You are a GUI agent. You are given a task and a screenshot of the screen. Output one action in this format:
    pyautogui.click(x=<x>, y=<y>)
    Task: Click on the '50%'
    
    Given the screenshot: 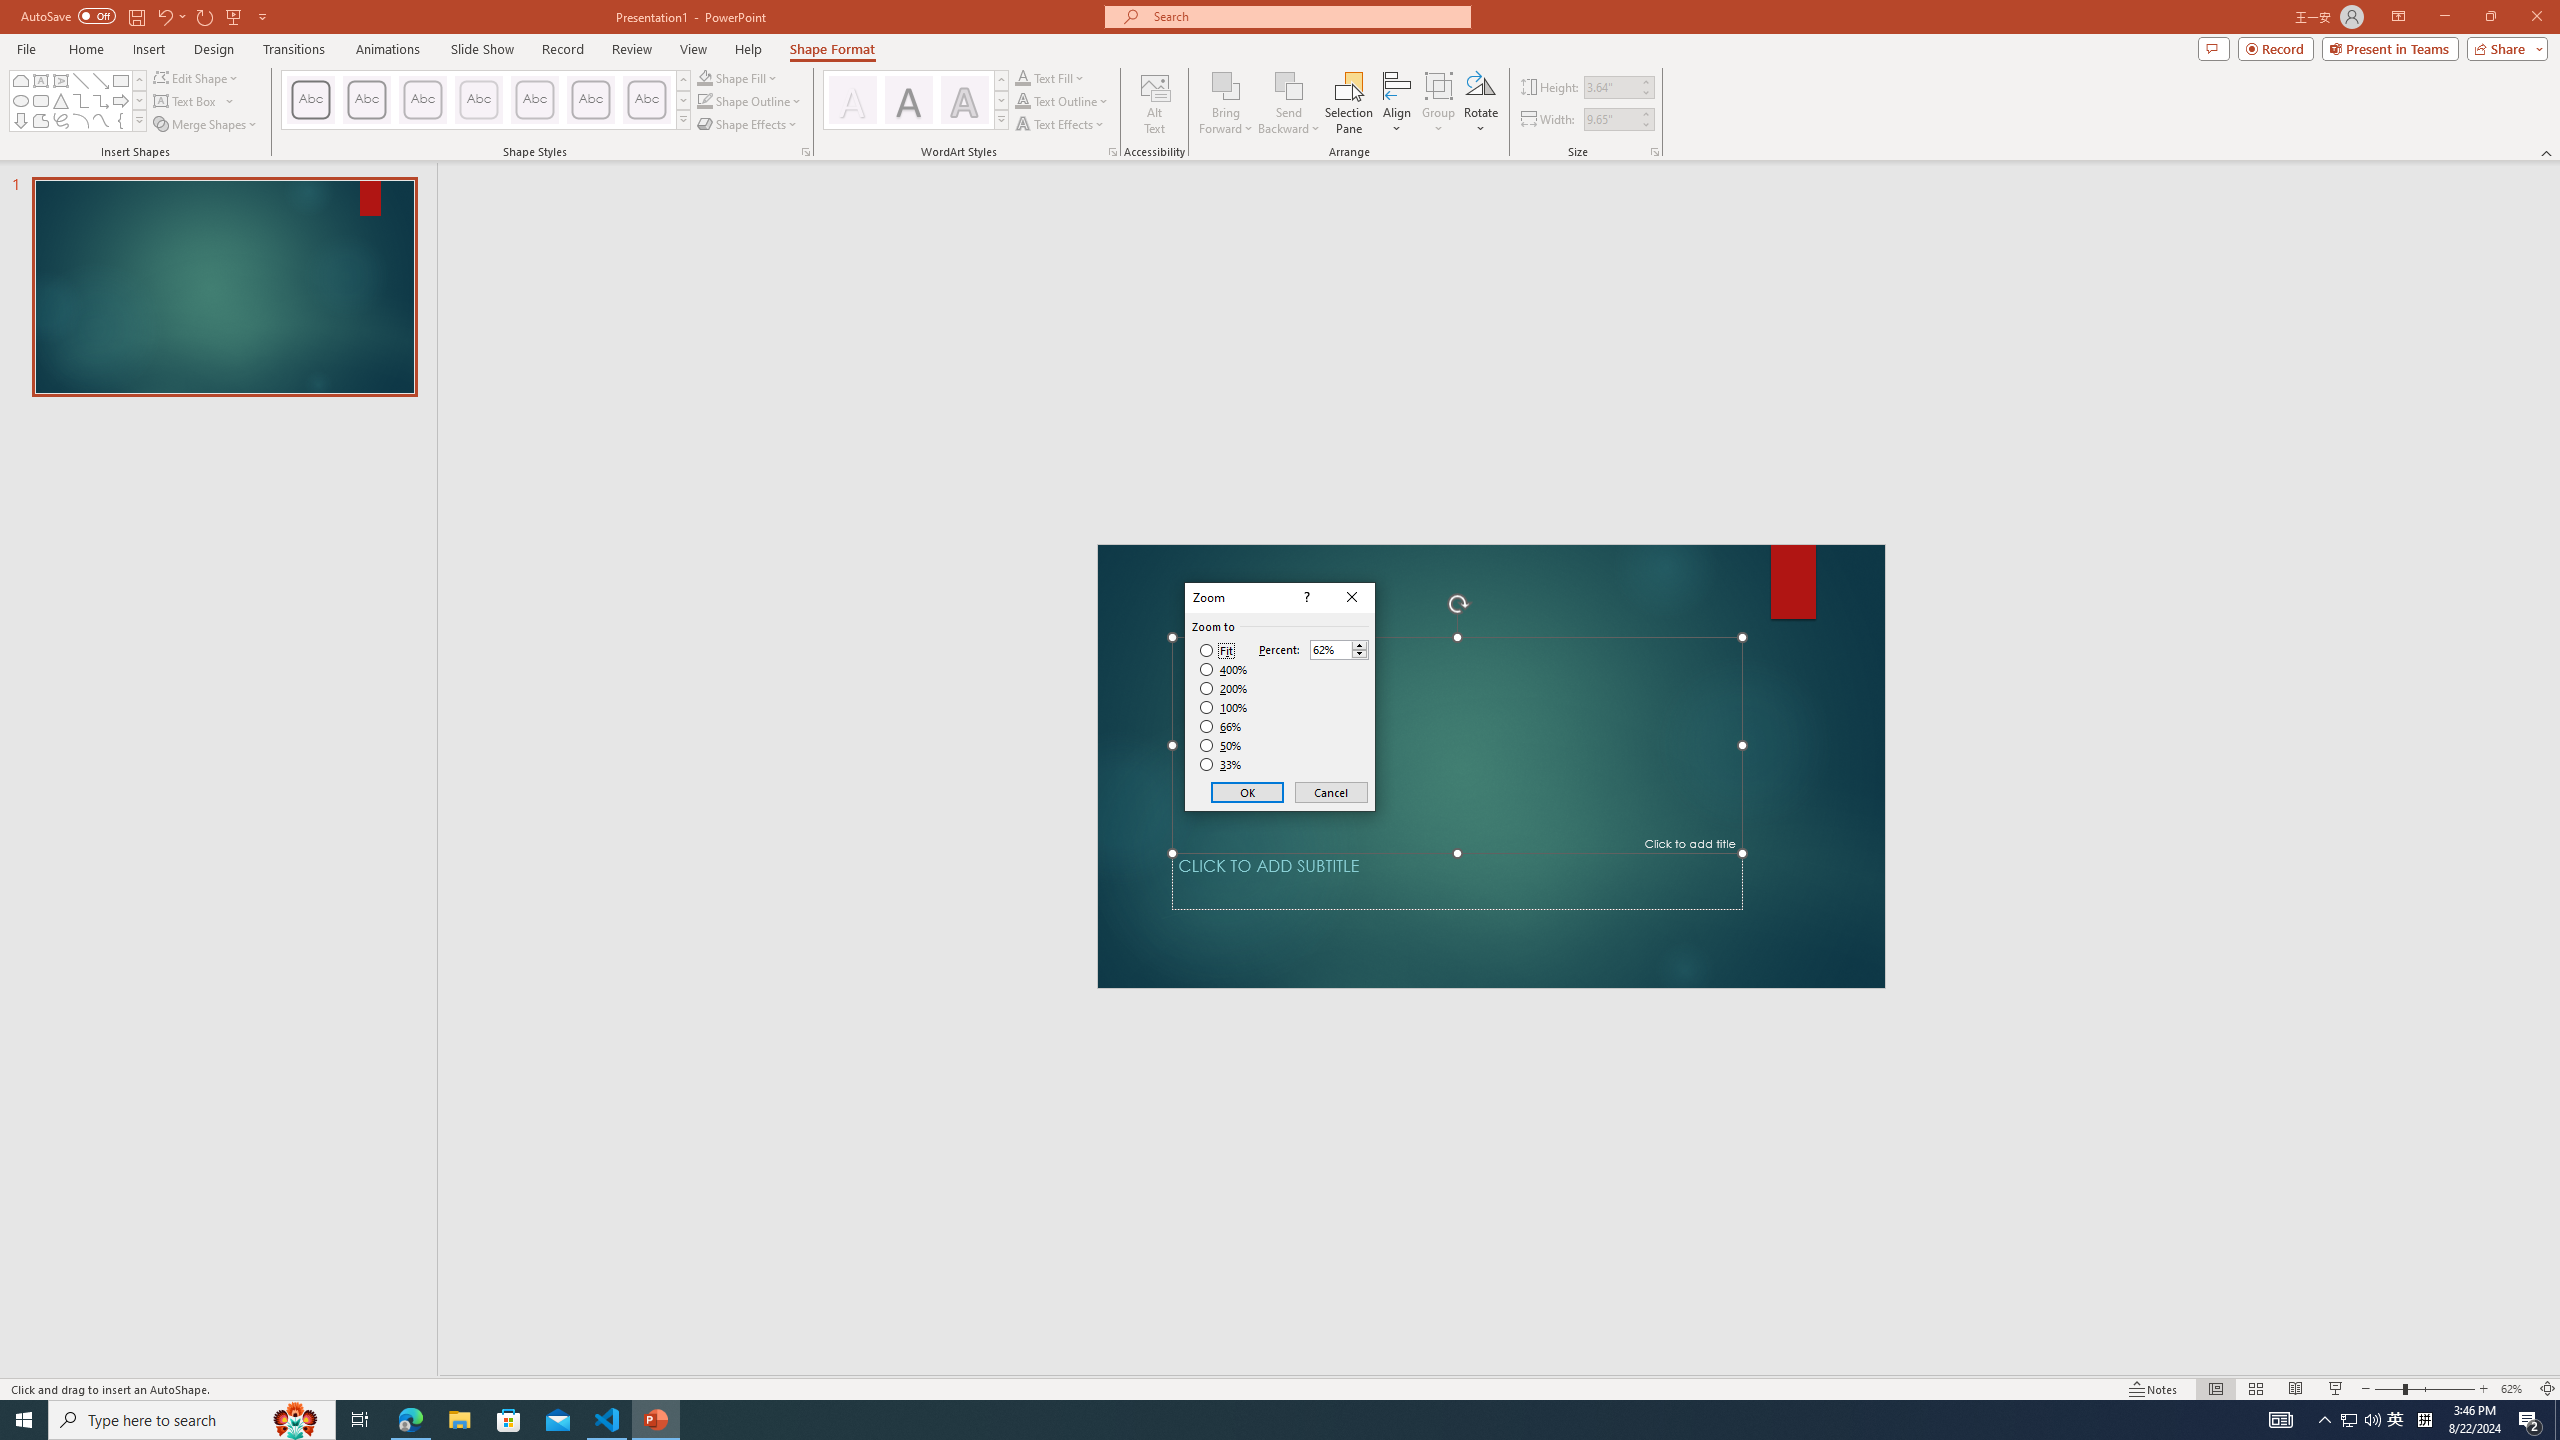 What is the action you would take?
    pyautogui.click(x=1222, y=744)
    